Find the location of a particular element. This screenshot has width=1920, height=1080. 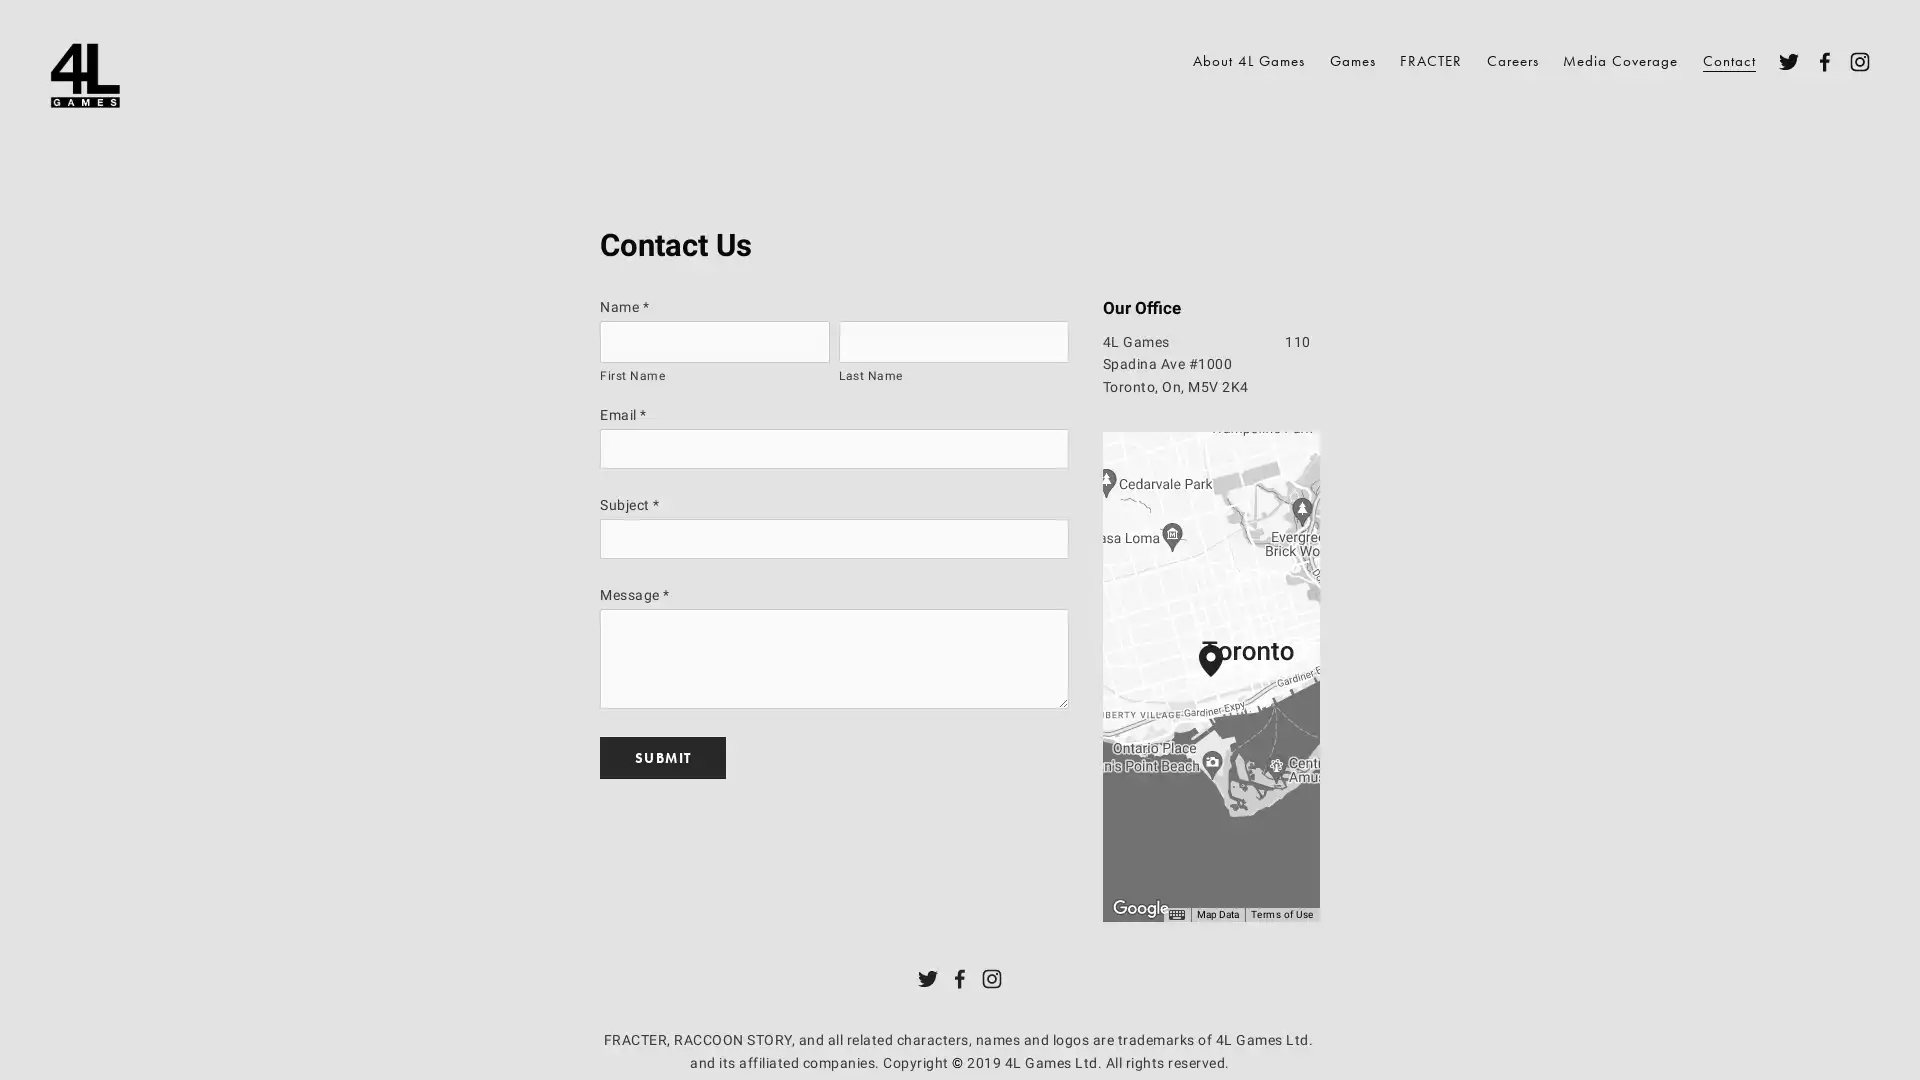

Submit is located at coordinates (662, 756).